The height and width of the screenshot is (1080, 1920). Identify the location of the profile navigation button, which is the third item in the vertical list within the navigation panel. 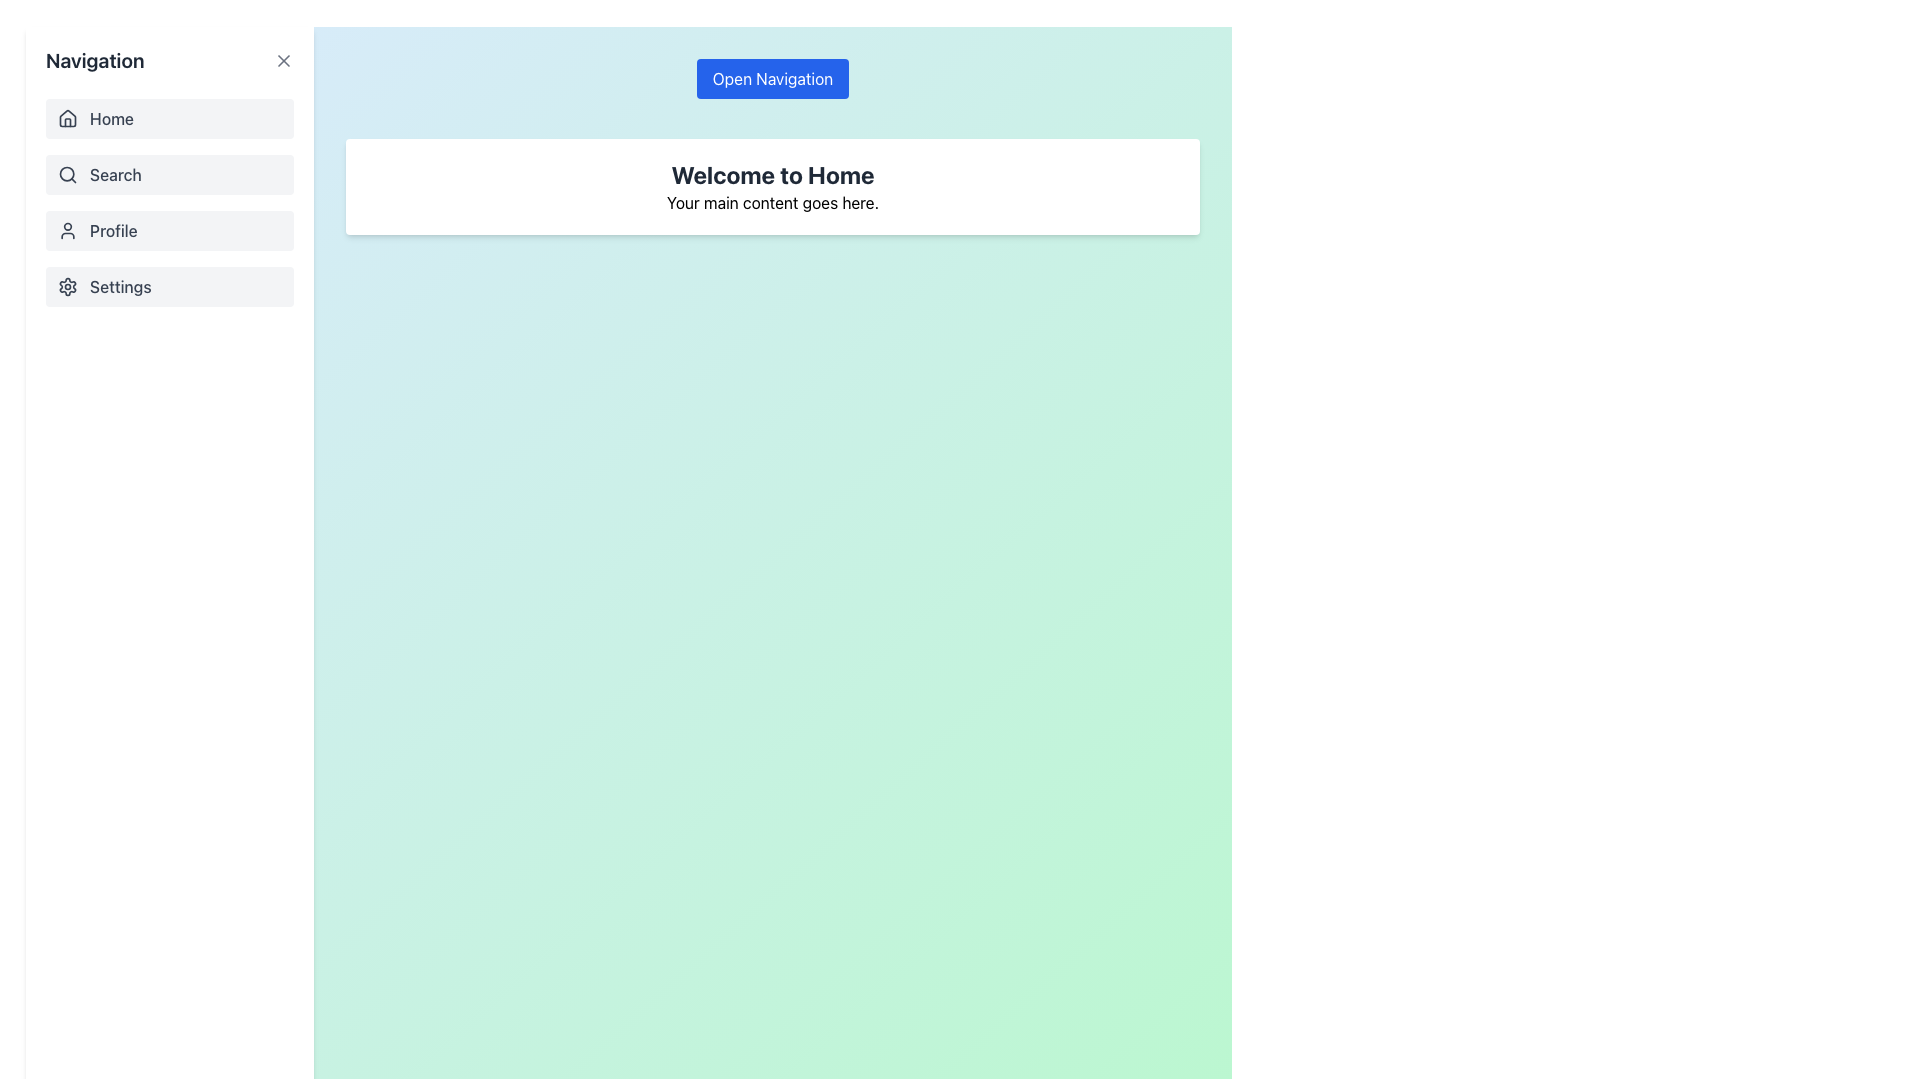
(169, 230).